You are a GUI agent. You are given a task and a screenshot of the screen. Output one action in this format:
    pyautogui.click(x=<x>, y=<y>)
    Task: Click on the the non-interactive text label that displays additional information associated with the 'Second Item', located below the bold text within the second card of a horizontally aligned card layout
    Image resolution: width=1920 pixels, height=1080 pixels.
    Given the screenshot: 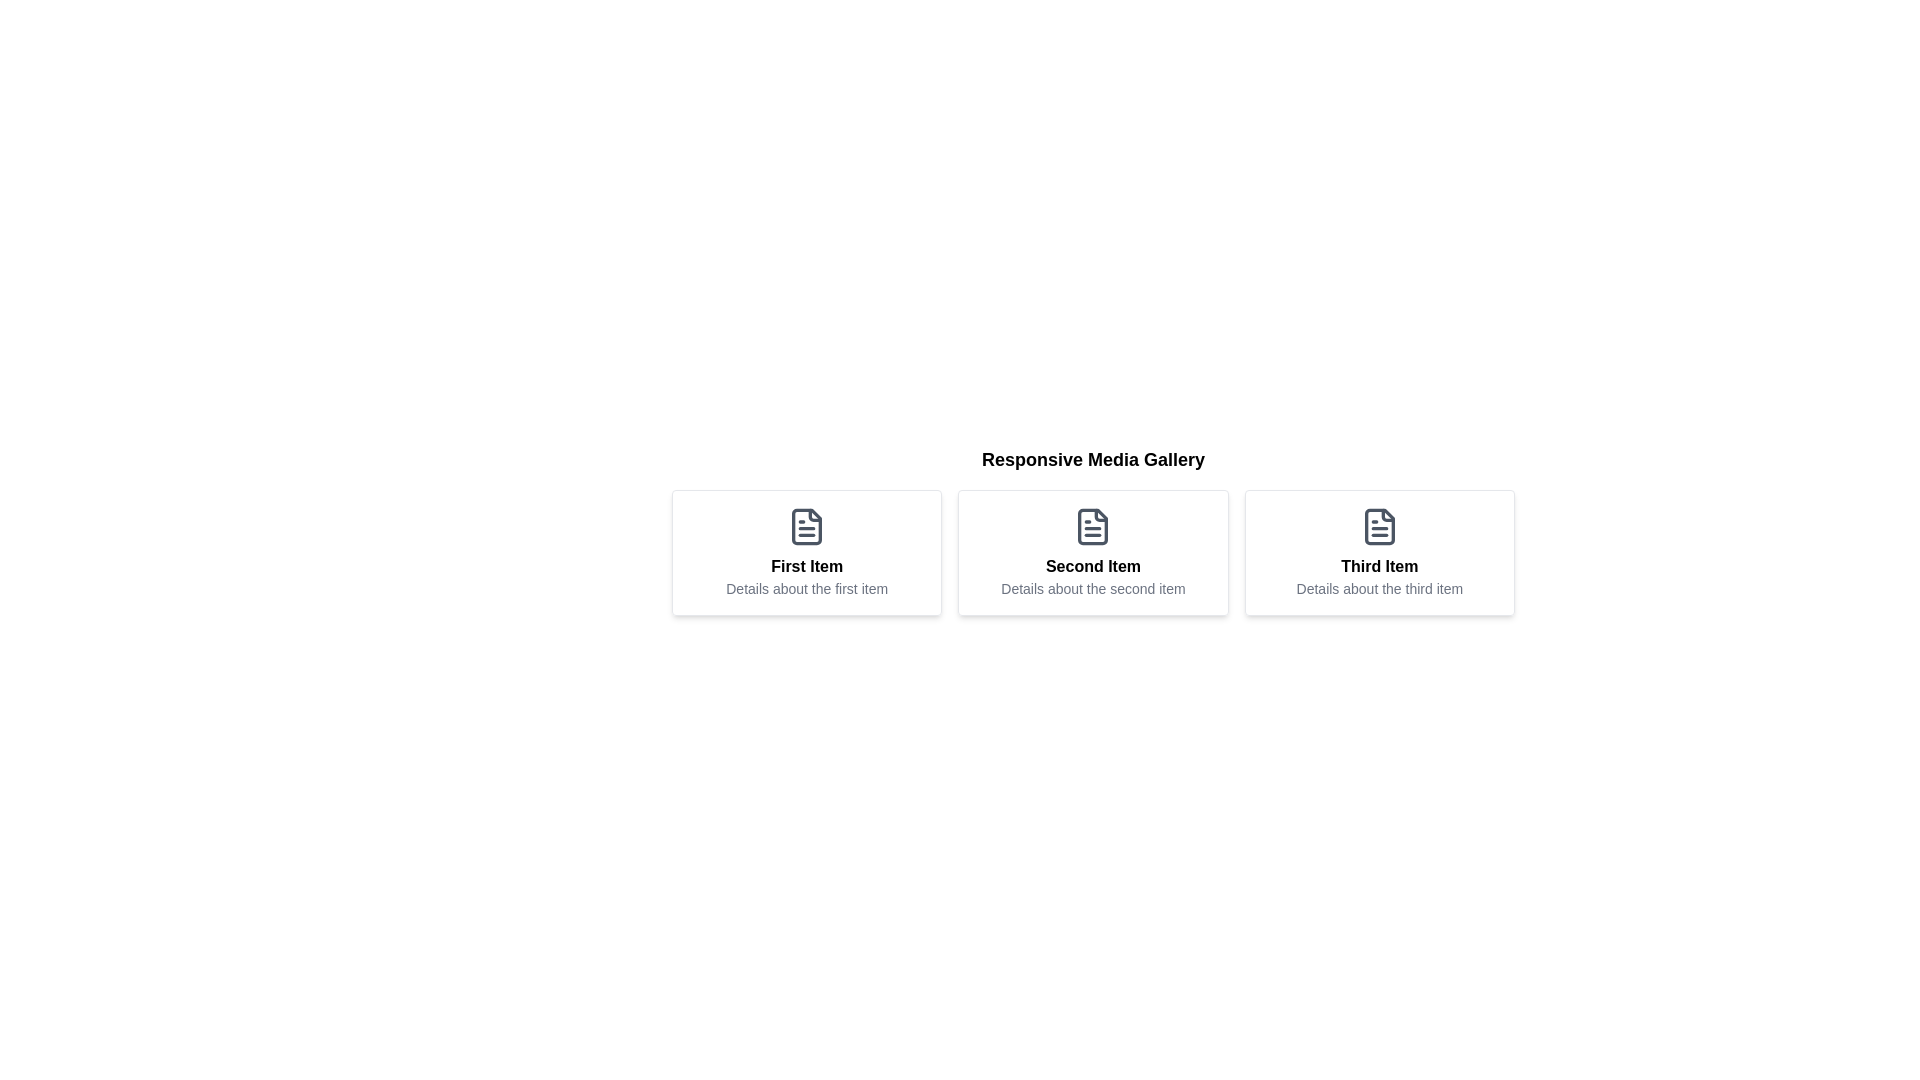 What is the action you would take?
    pyautogui.click(x=1092, y=588)
    